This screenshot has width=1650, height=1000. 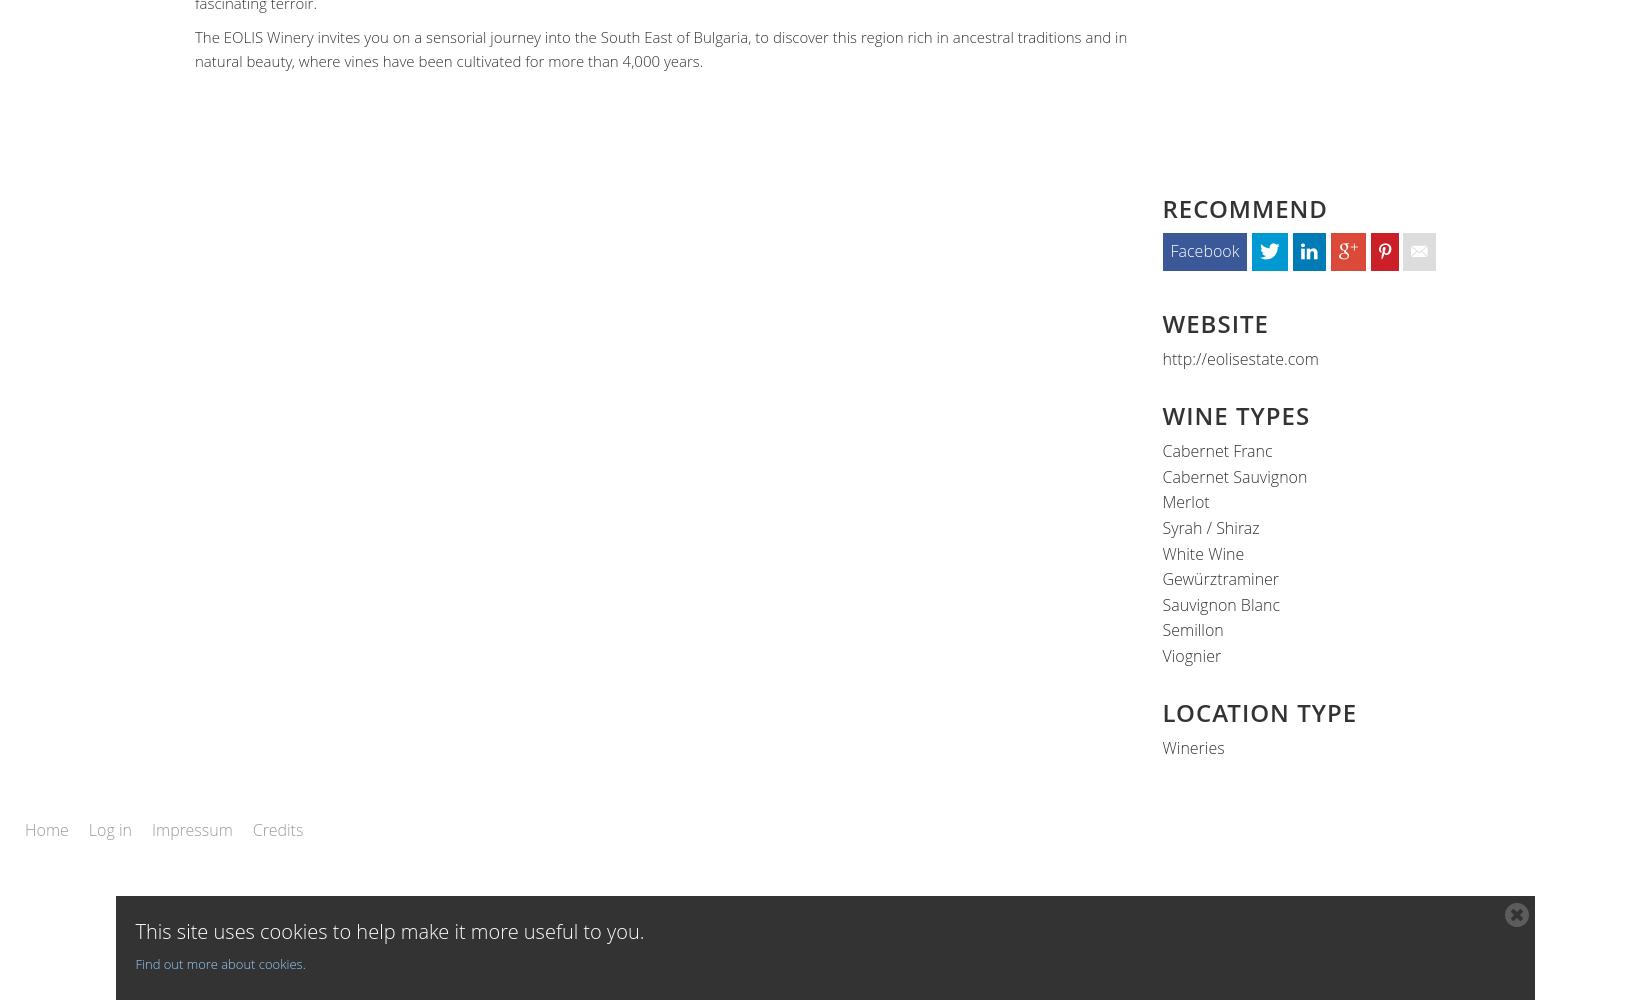 What do you see at coordinates (1161, 528) in the screenshot?
I see `'Syrah / Shiraz'` at bounding box center [1161, 528].